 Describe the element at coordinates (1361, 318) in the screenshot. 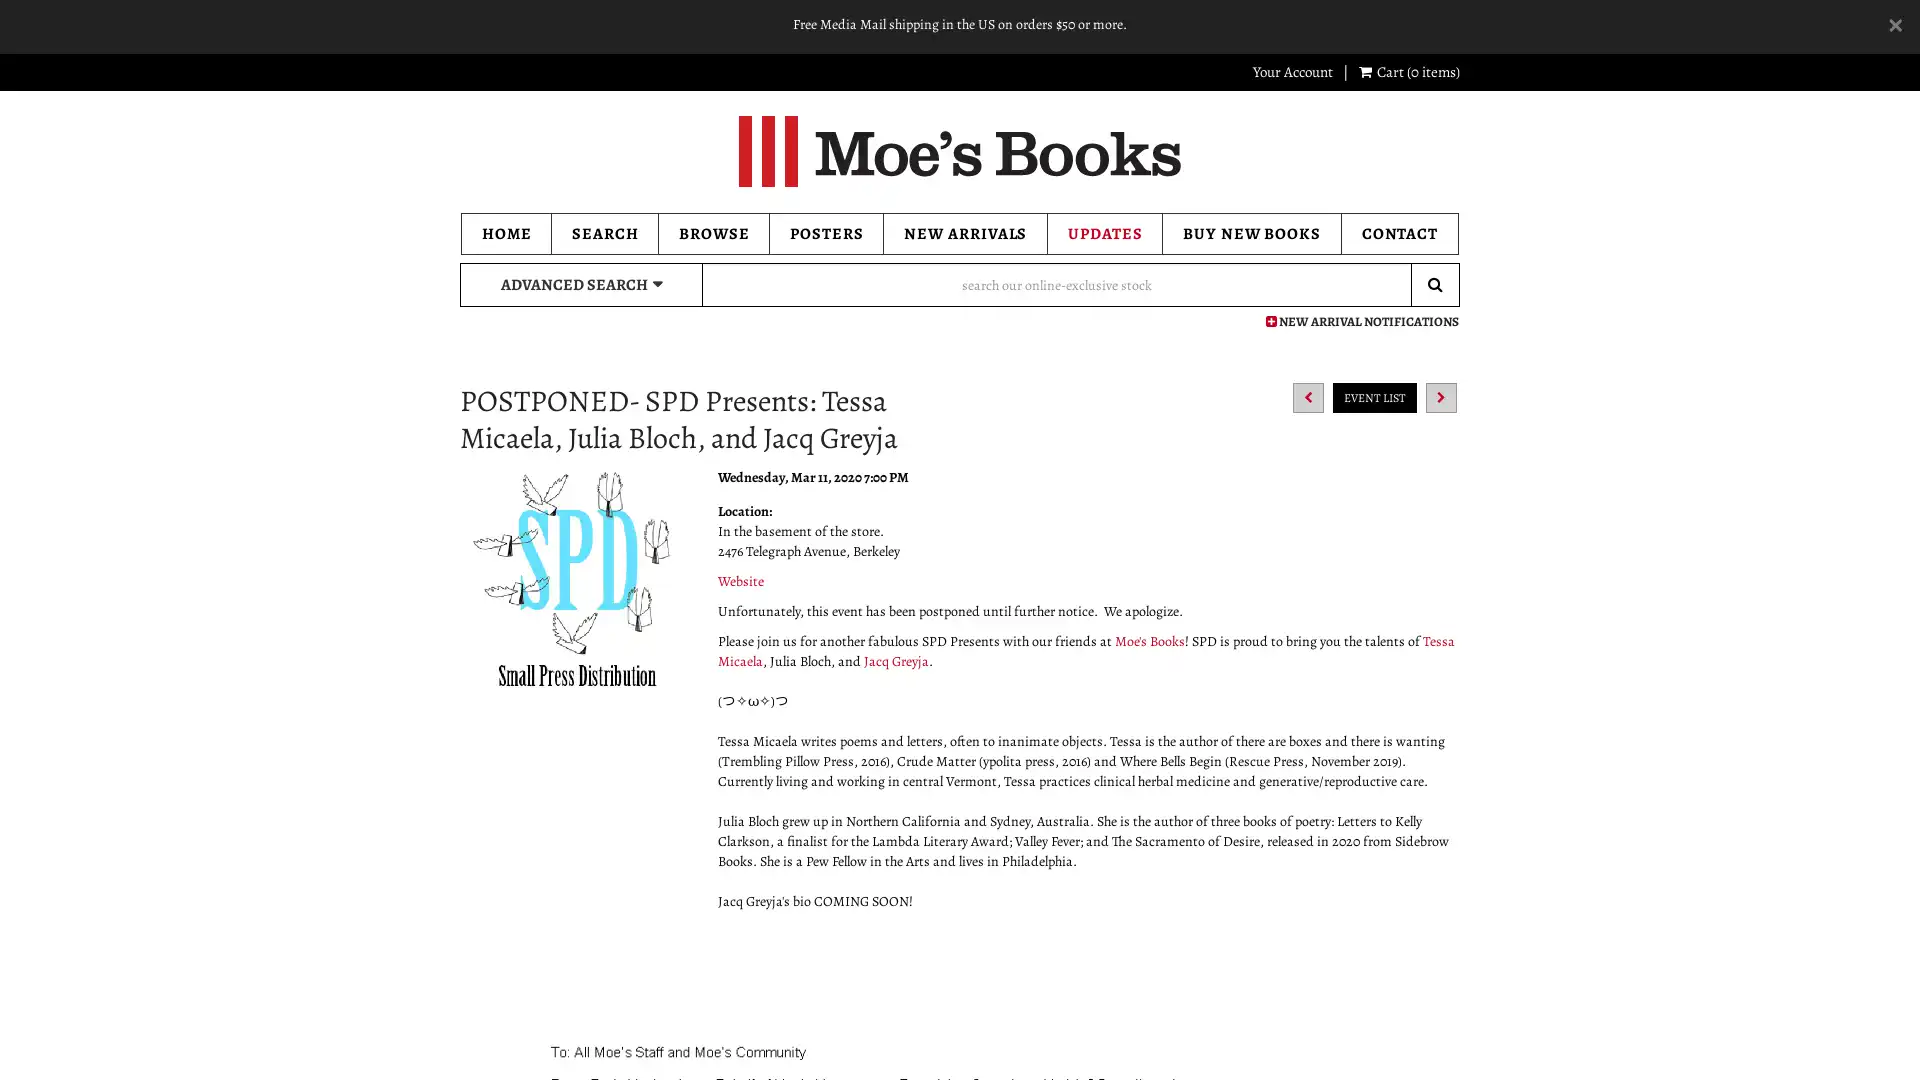

I see `NEW ARRIVAL NOTIFICATIONS` at that location.